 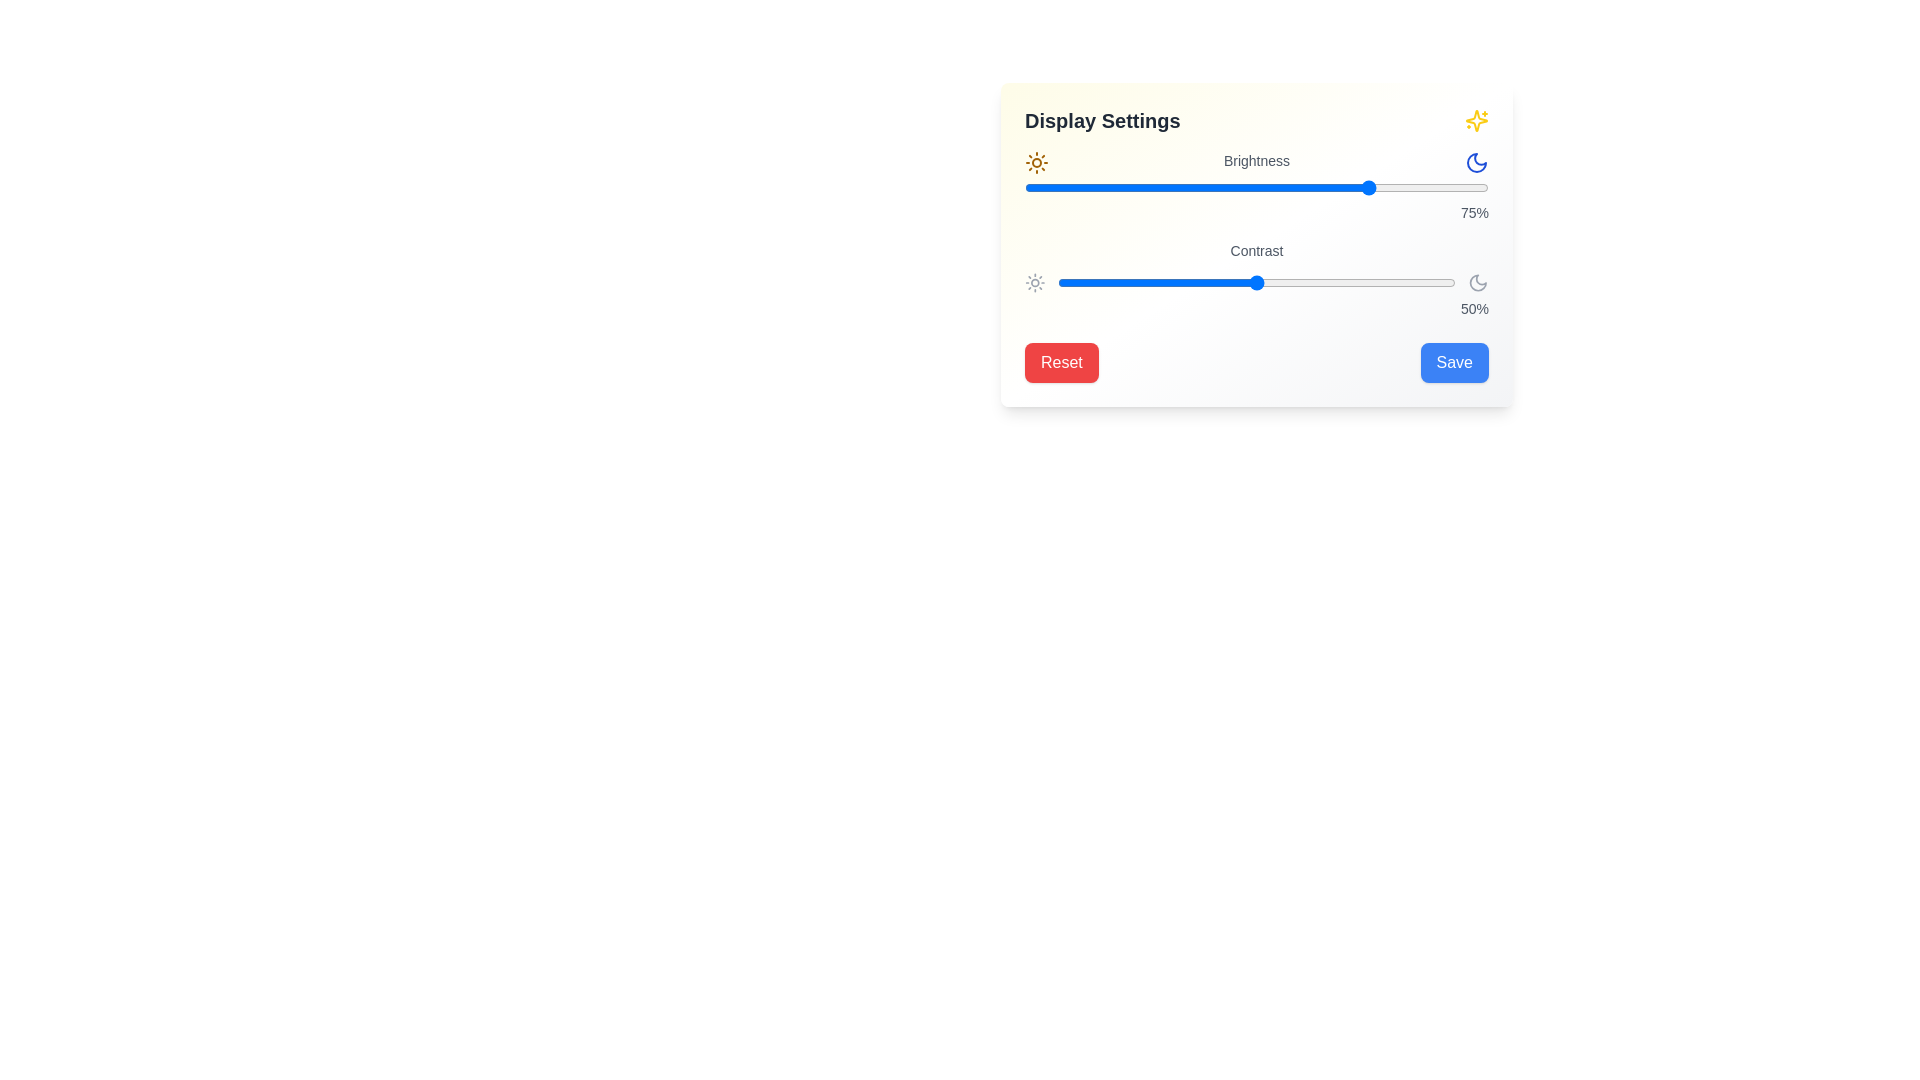 I want to click on the contrast, so click(x=1360, y=282).